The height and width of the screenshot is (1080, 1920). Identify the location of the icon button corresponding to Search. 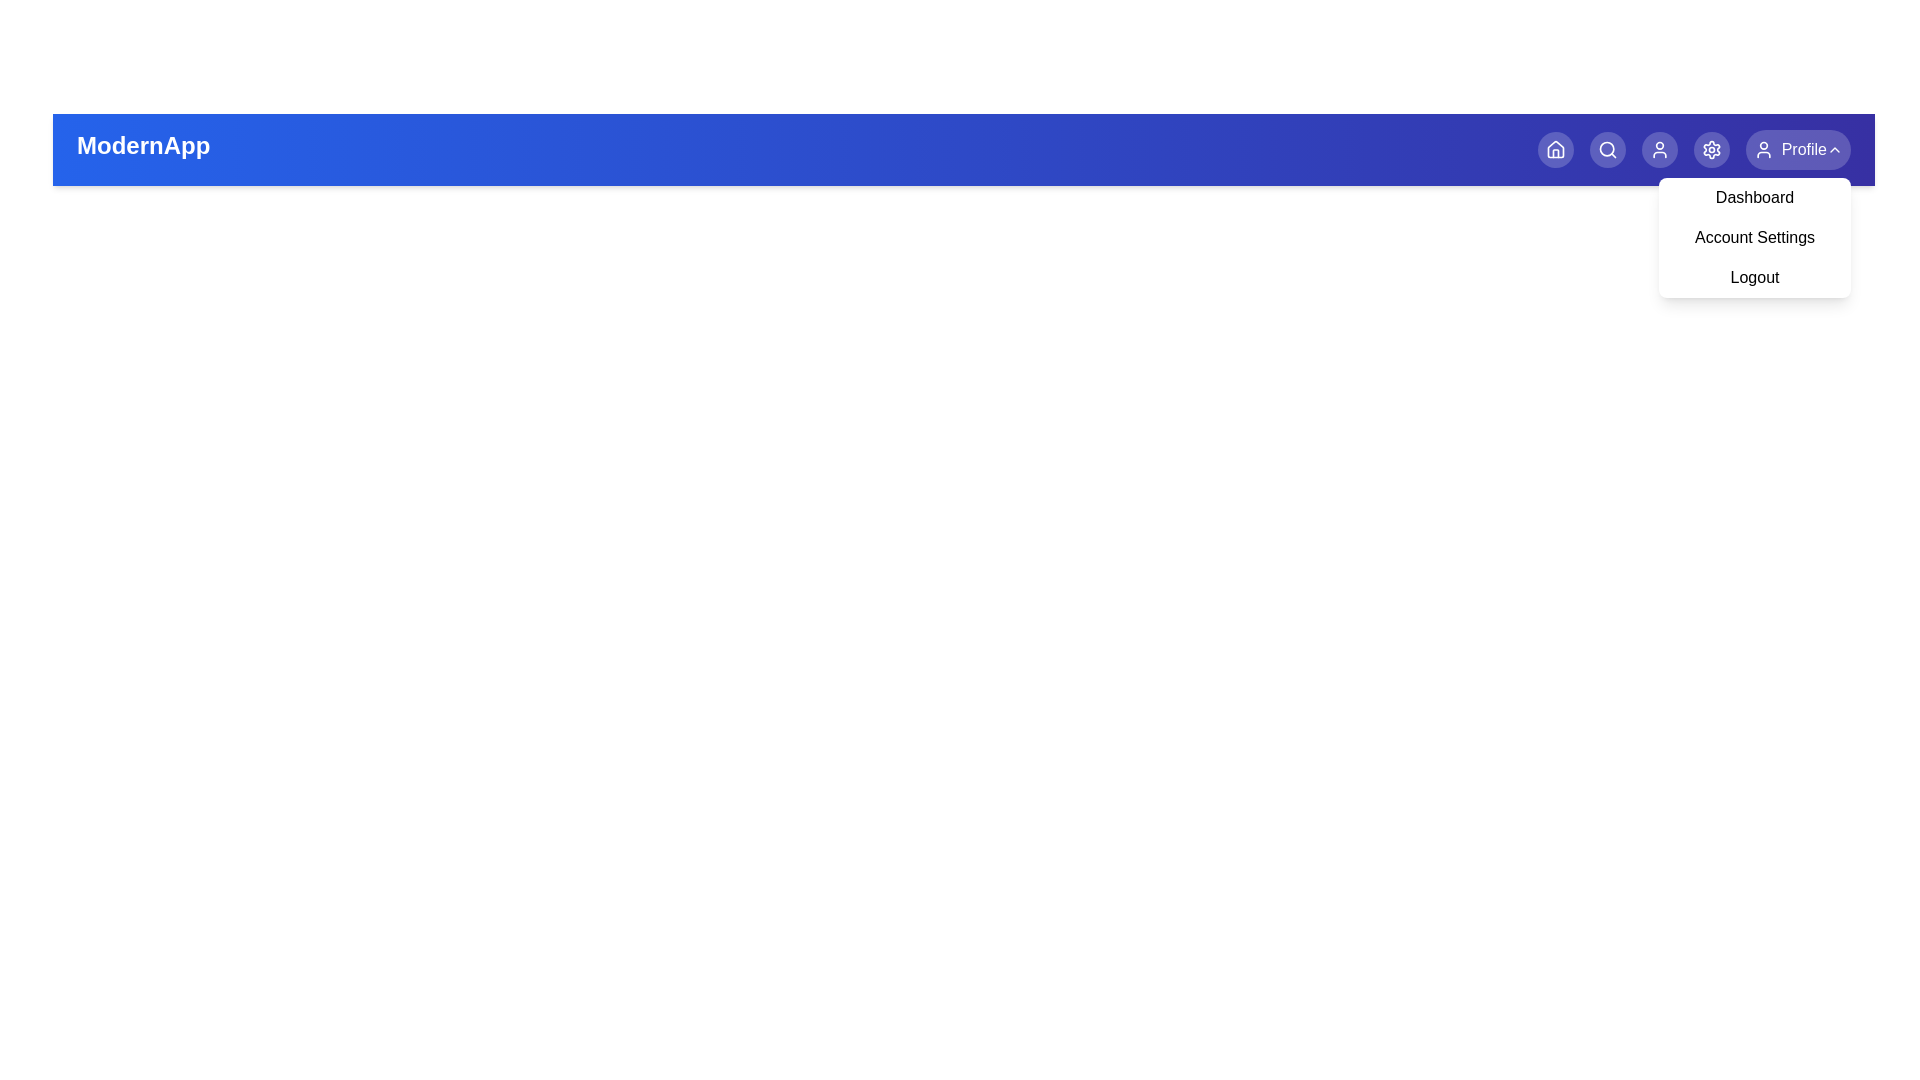
(1607, 149).